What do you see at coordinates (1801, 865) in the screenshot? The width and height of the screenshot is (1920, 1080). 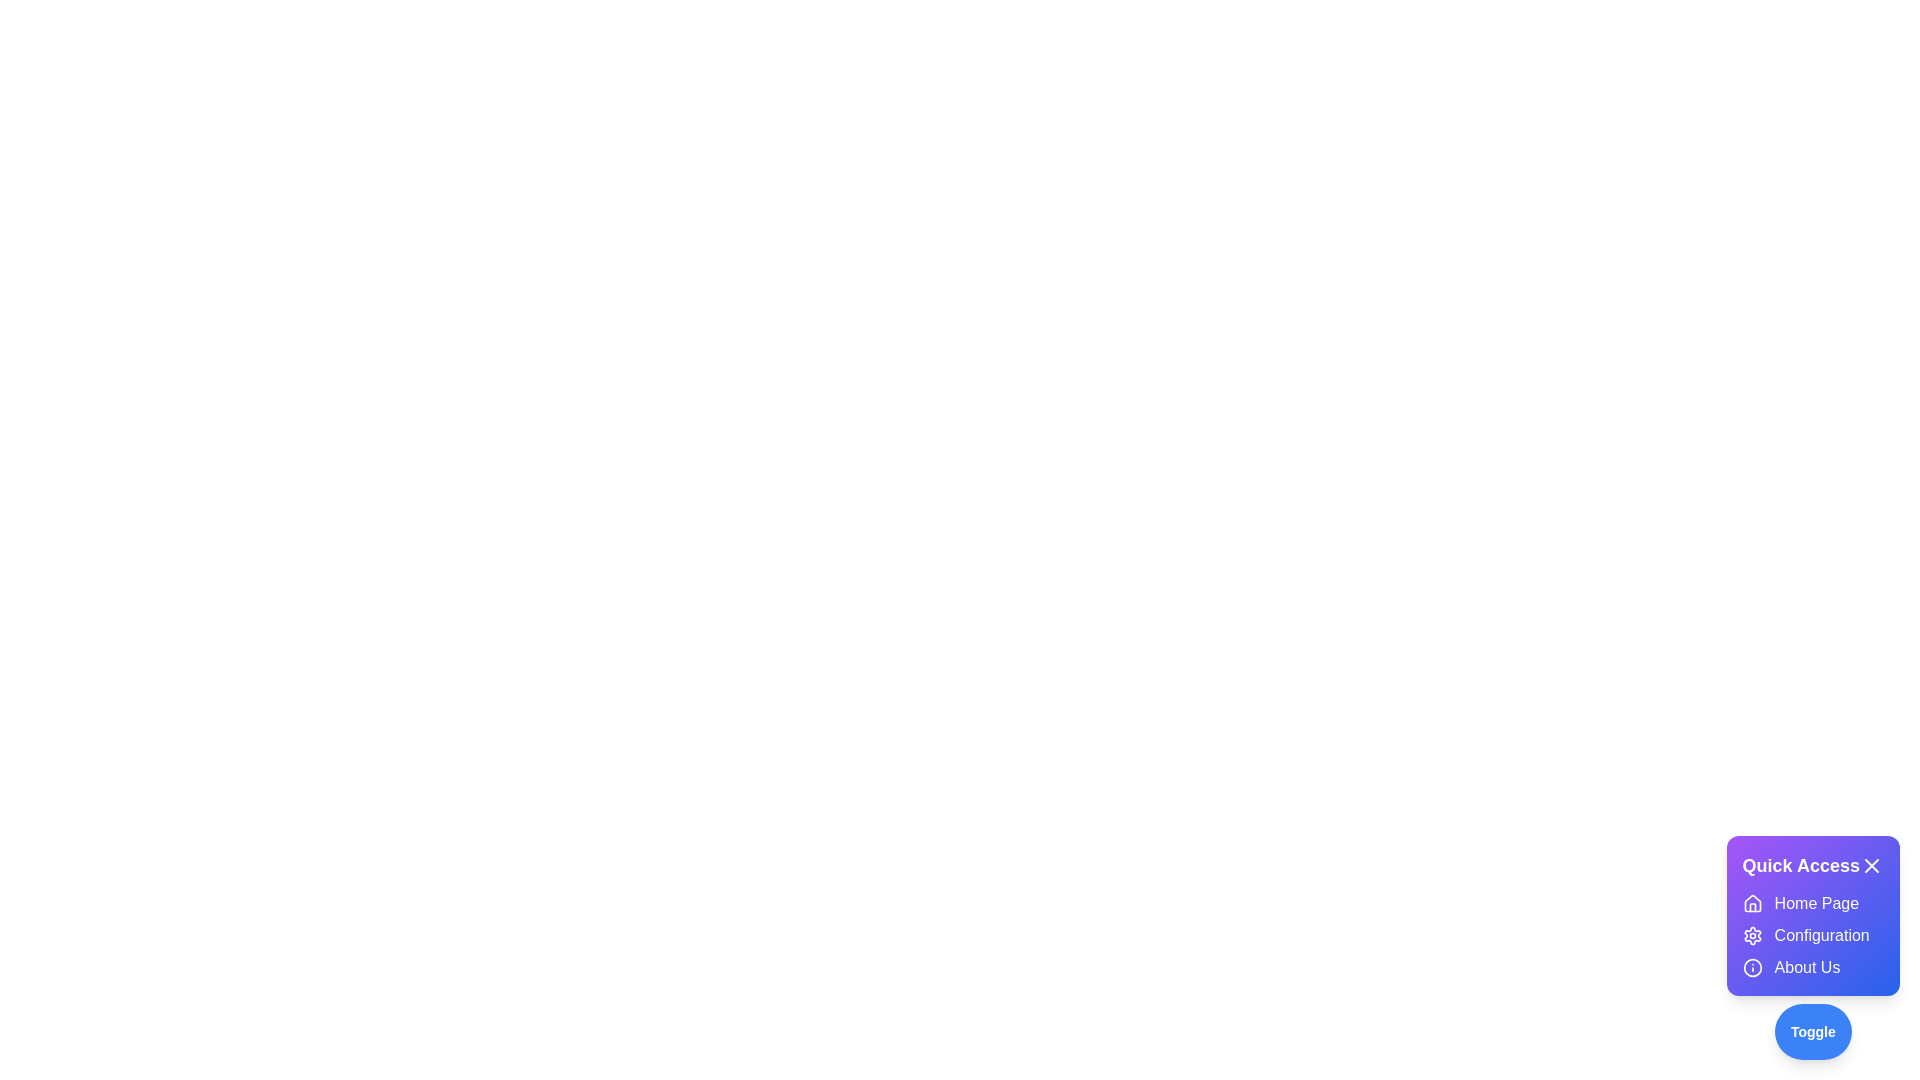 I see `the 'Quick Access' static text label, which is styled in bold and positioned at the top of a blue box with rounded corners` at bounding box center [1801, 865].